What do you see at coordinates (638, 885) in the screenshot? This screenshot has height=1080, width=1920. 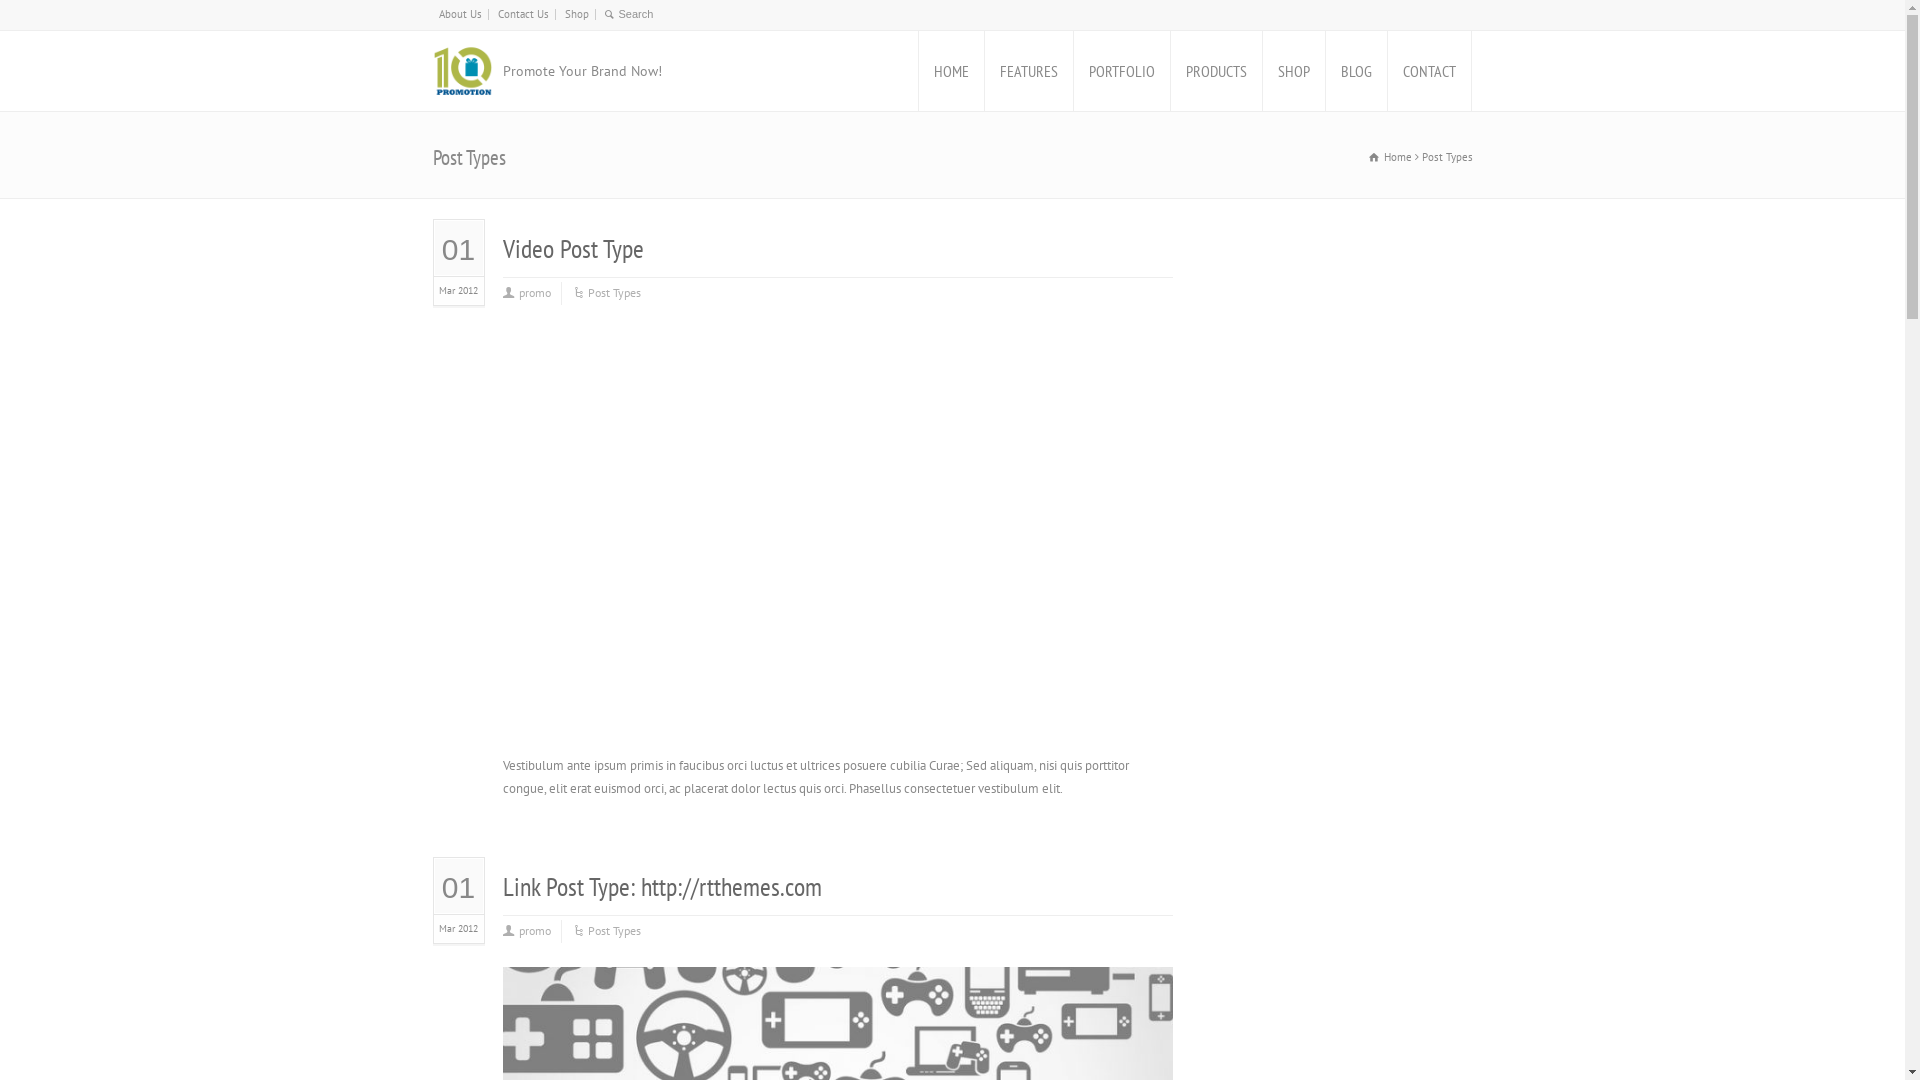 I see `'http://rtthemes.com'` at bounding box center [638, 885].